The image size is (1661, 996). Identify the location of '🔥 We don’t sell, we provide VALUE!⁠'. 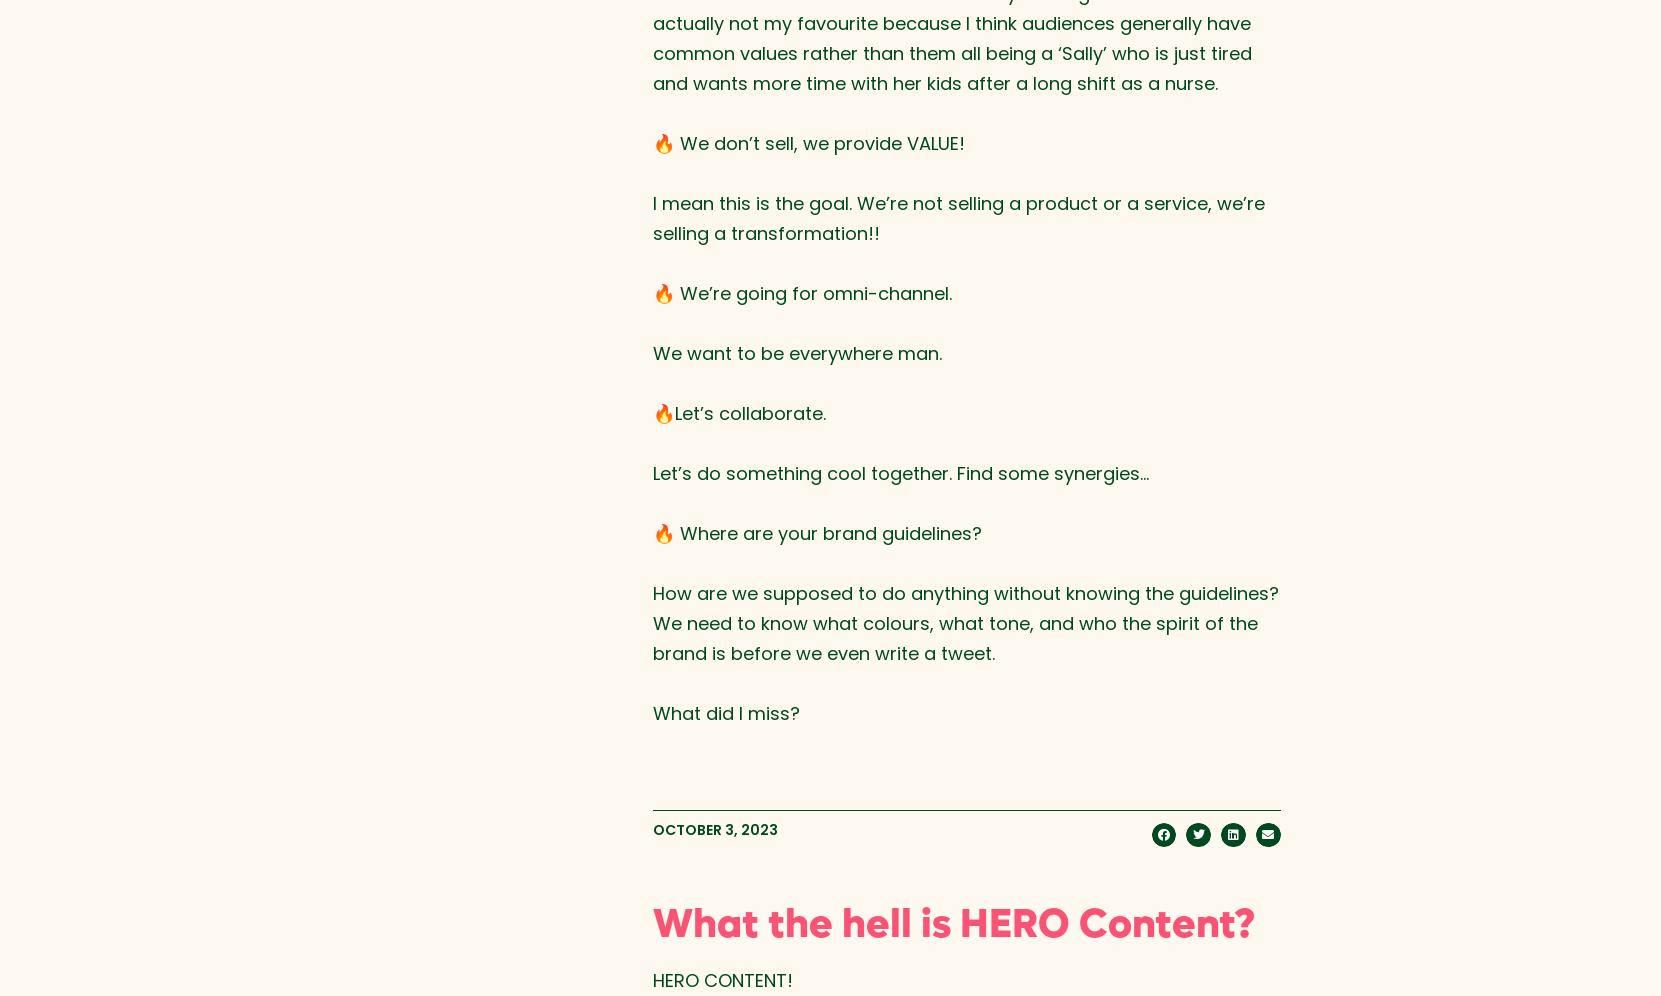
(807, 141).